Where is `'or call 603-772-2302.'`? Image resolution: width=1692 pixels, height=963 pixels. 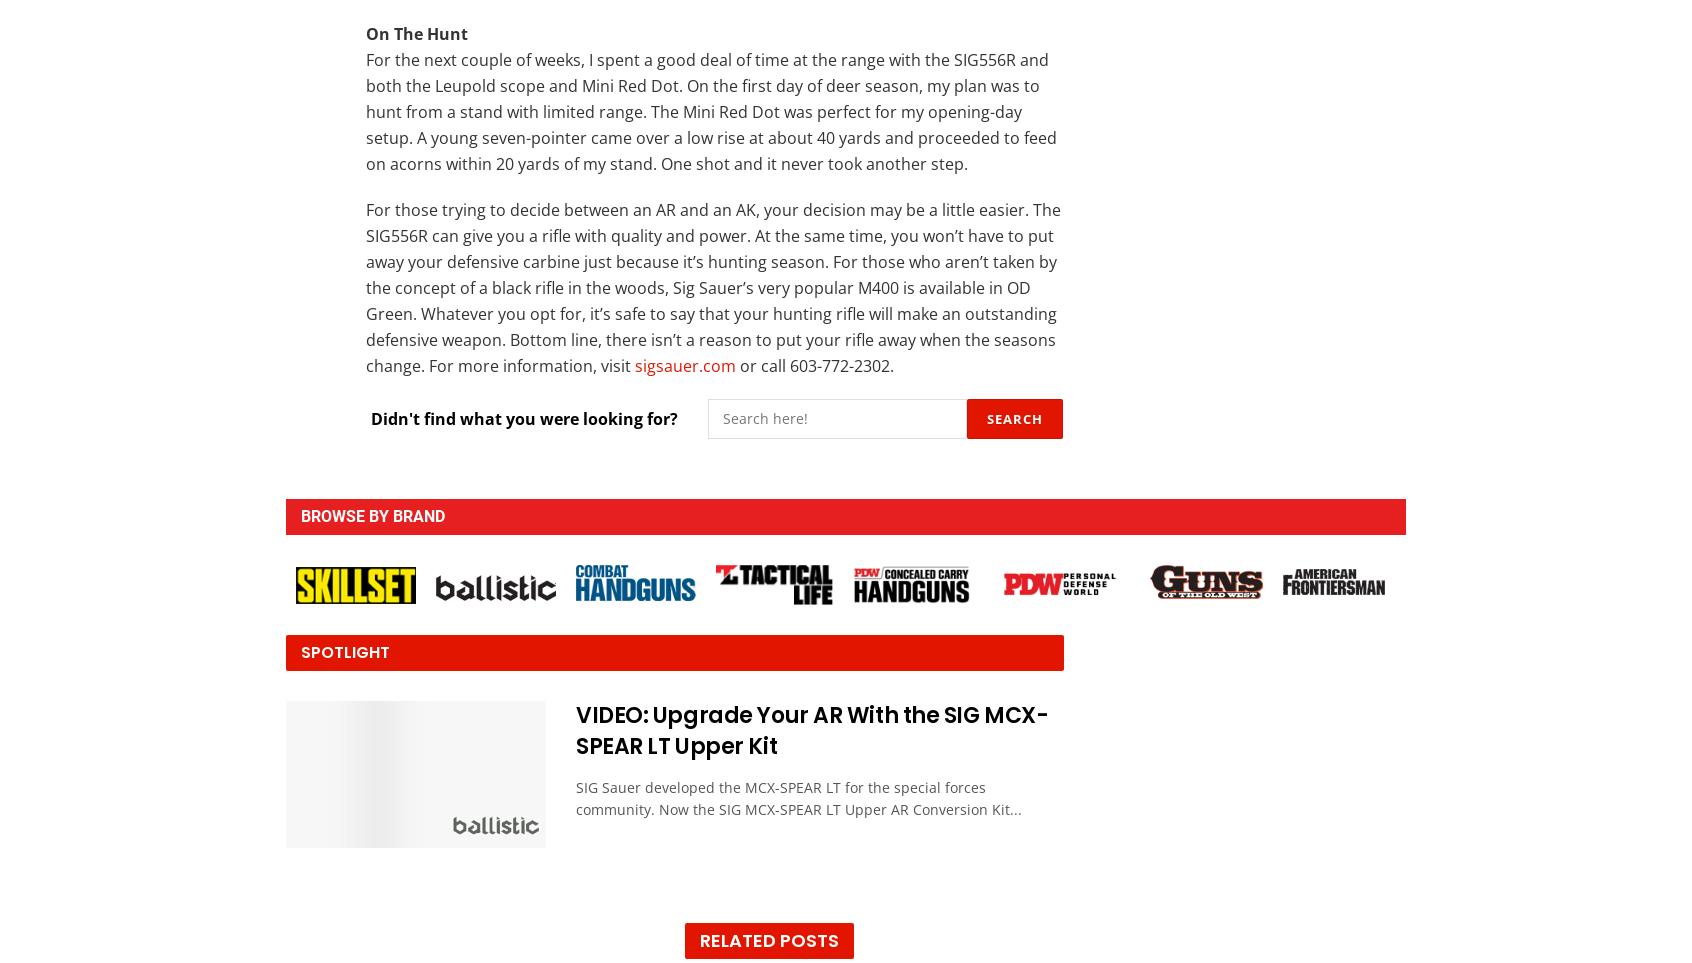 'or call 603-772-2302.' is located at coordinates (815, 363).